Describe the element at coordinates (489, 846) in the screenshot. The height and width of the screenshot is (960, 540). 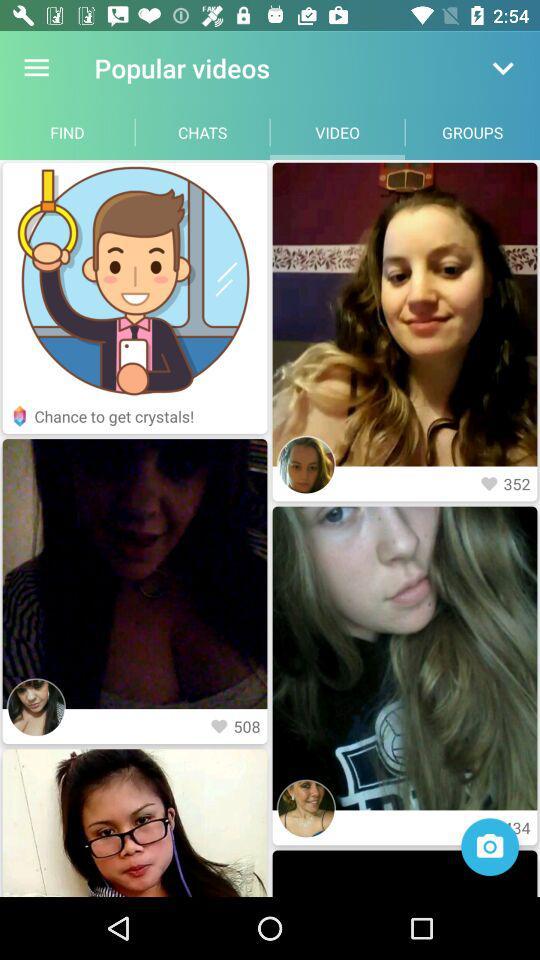
I see `open camera` at that location.